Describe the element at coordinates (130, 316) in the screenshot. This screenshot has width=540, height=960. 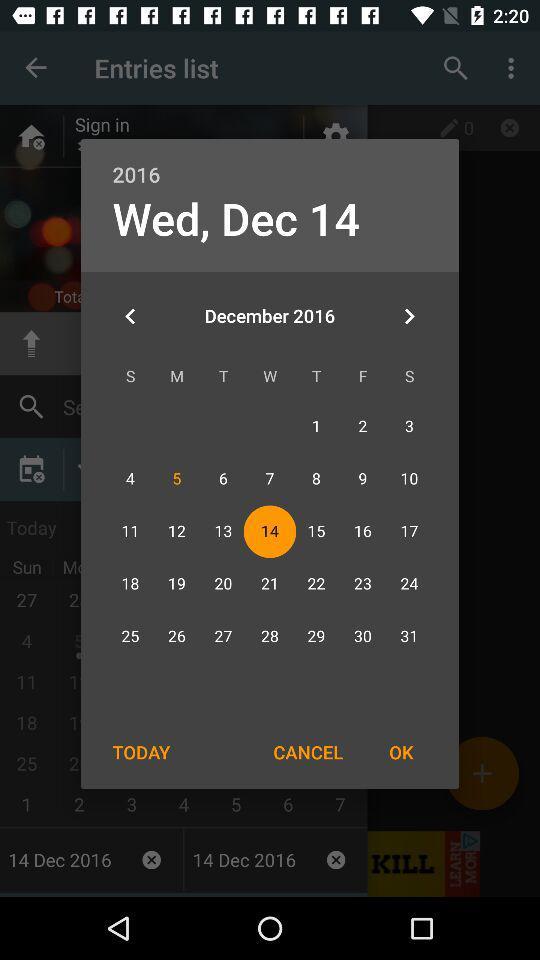
I see `the item at the top left corner` at that location.